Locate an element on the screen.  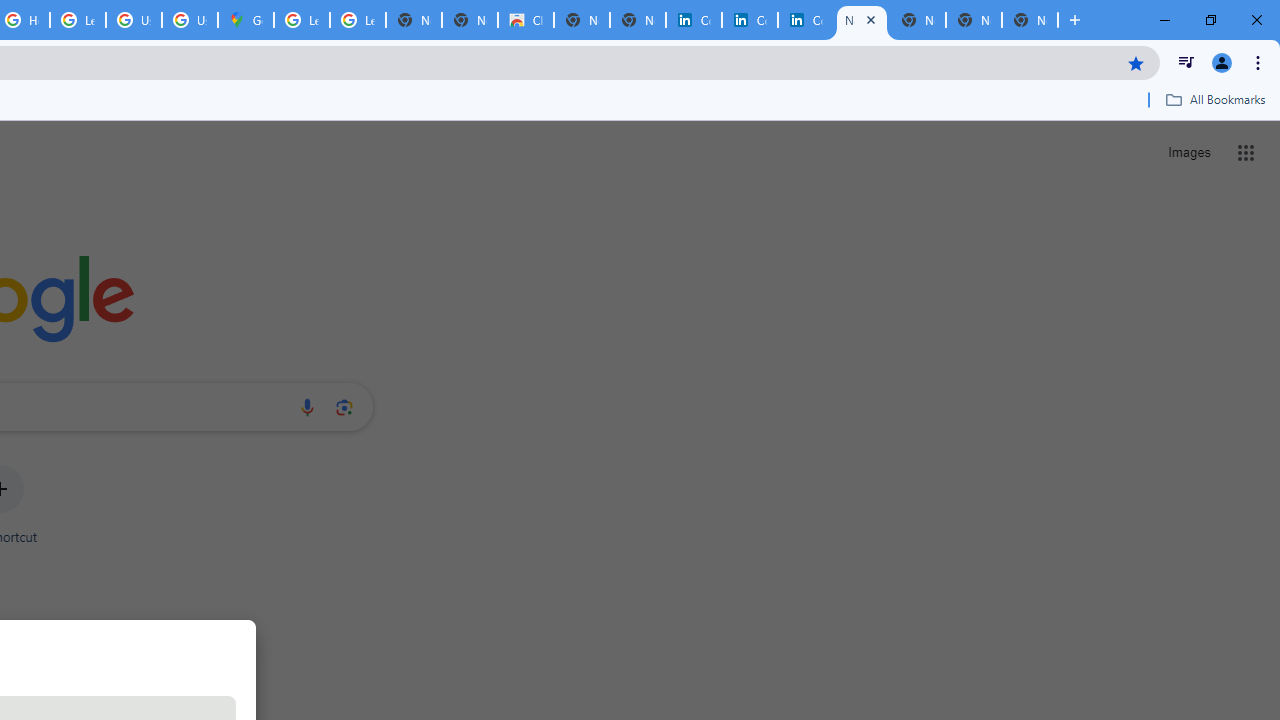
'Cookie Policy | LinkedIn' is located at coordinates (693, 20).